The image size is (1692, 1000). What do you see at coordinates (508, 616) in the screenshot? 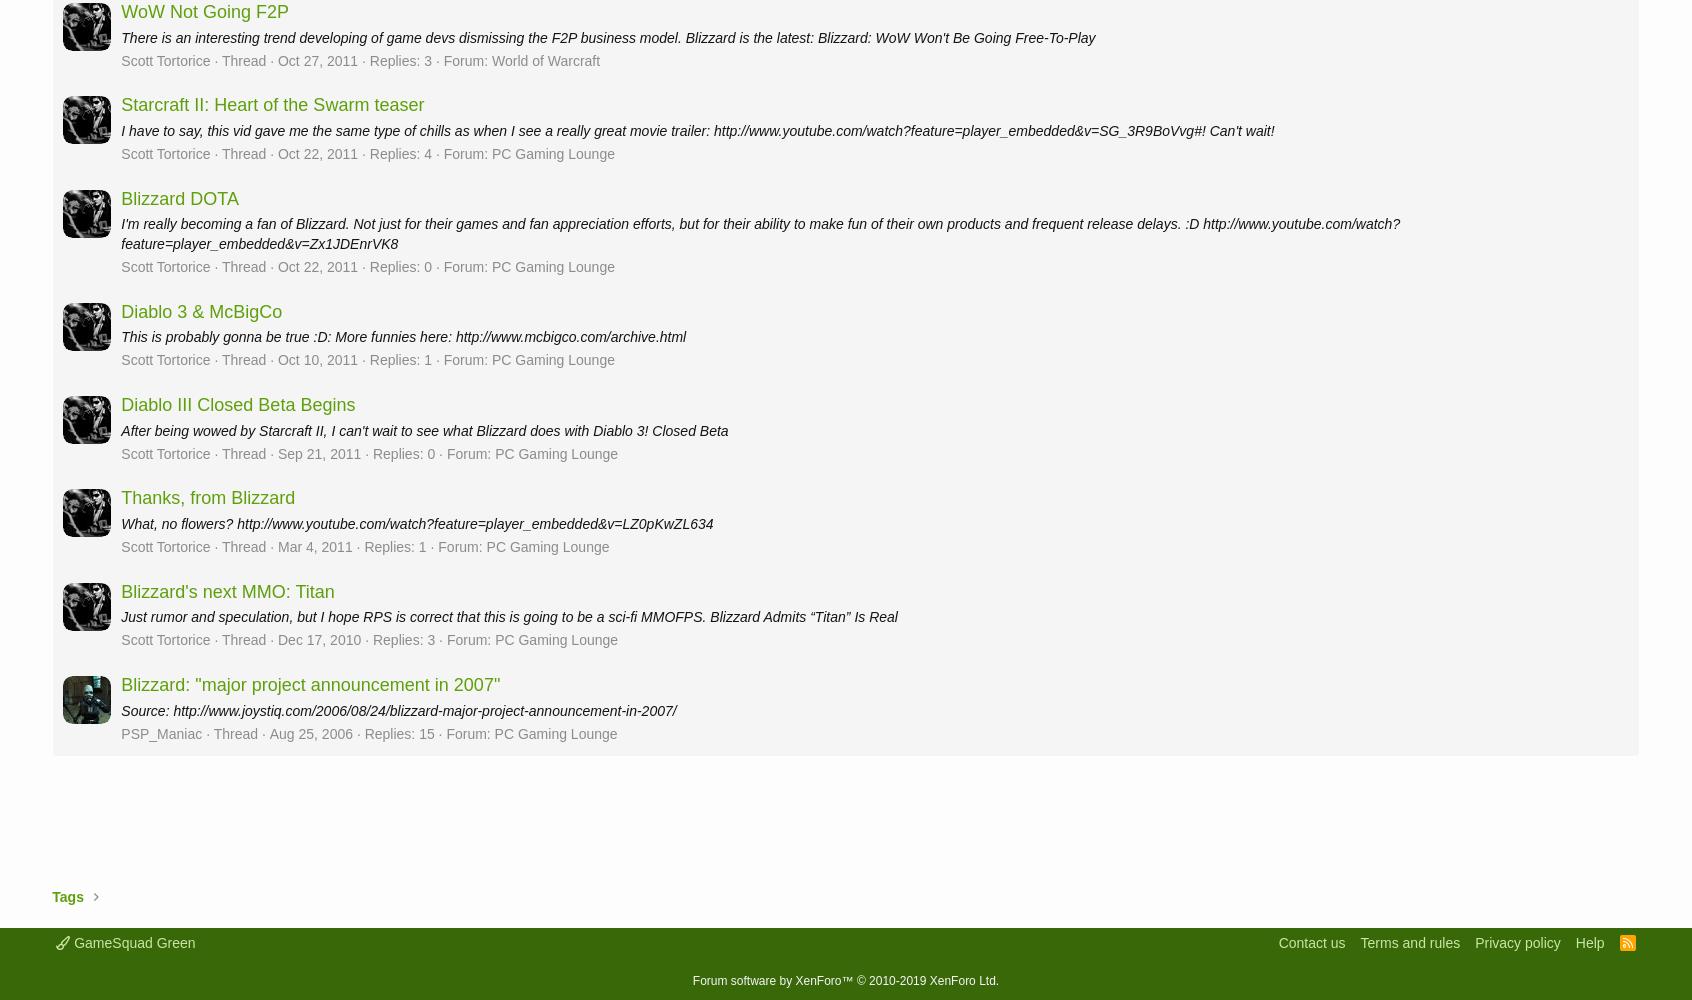
I see `'Just rumor and speculation, but I hope RPS is correct that this is going to be a sci-fi MMOFPS.

Blizzard Admits “Titan” Is Real'` at bounding box center [508, 616].